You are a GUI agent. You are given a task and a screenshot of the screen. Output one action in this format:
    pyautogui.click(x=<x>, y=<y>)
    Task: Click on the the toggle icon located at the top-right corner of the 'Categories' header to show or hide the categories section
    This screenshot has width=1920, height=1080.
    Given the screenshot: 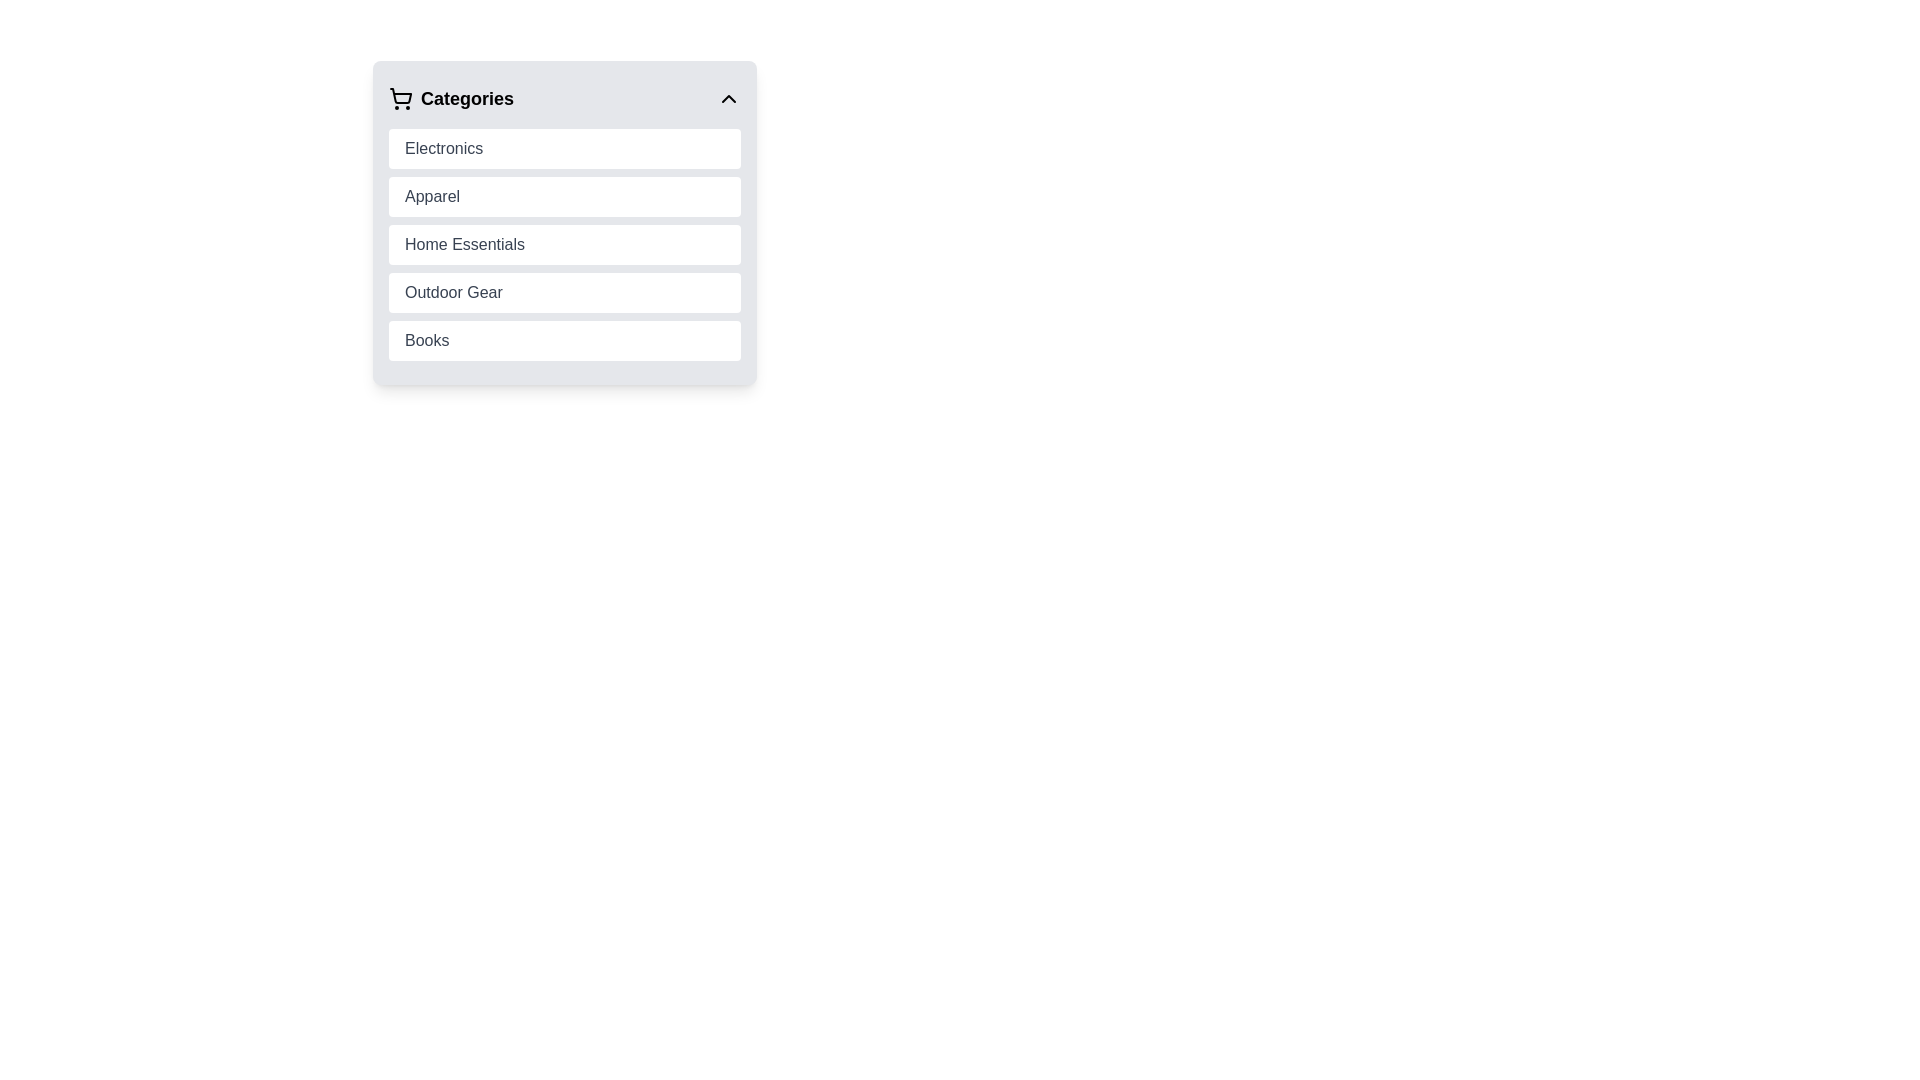 What is the action you would take?
    pyautogui.click(x=728, y=99)
    